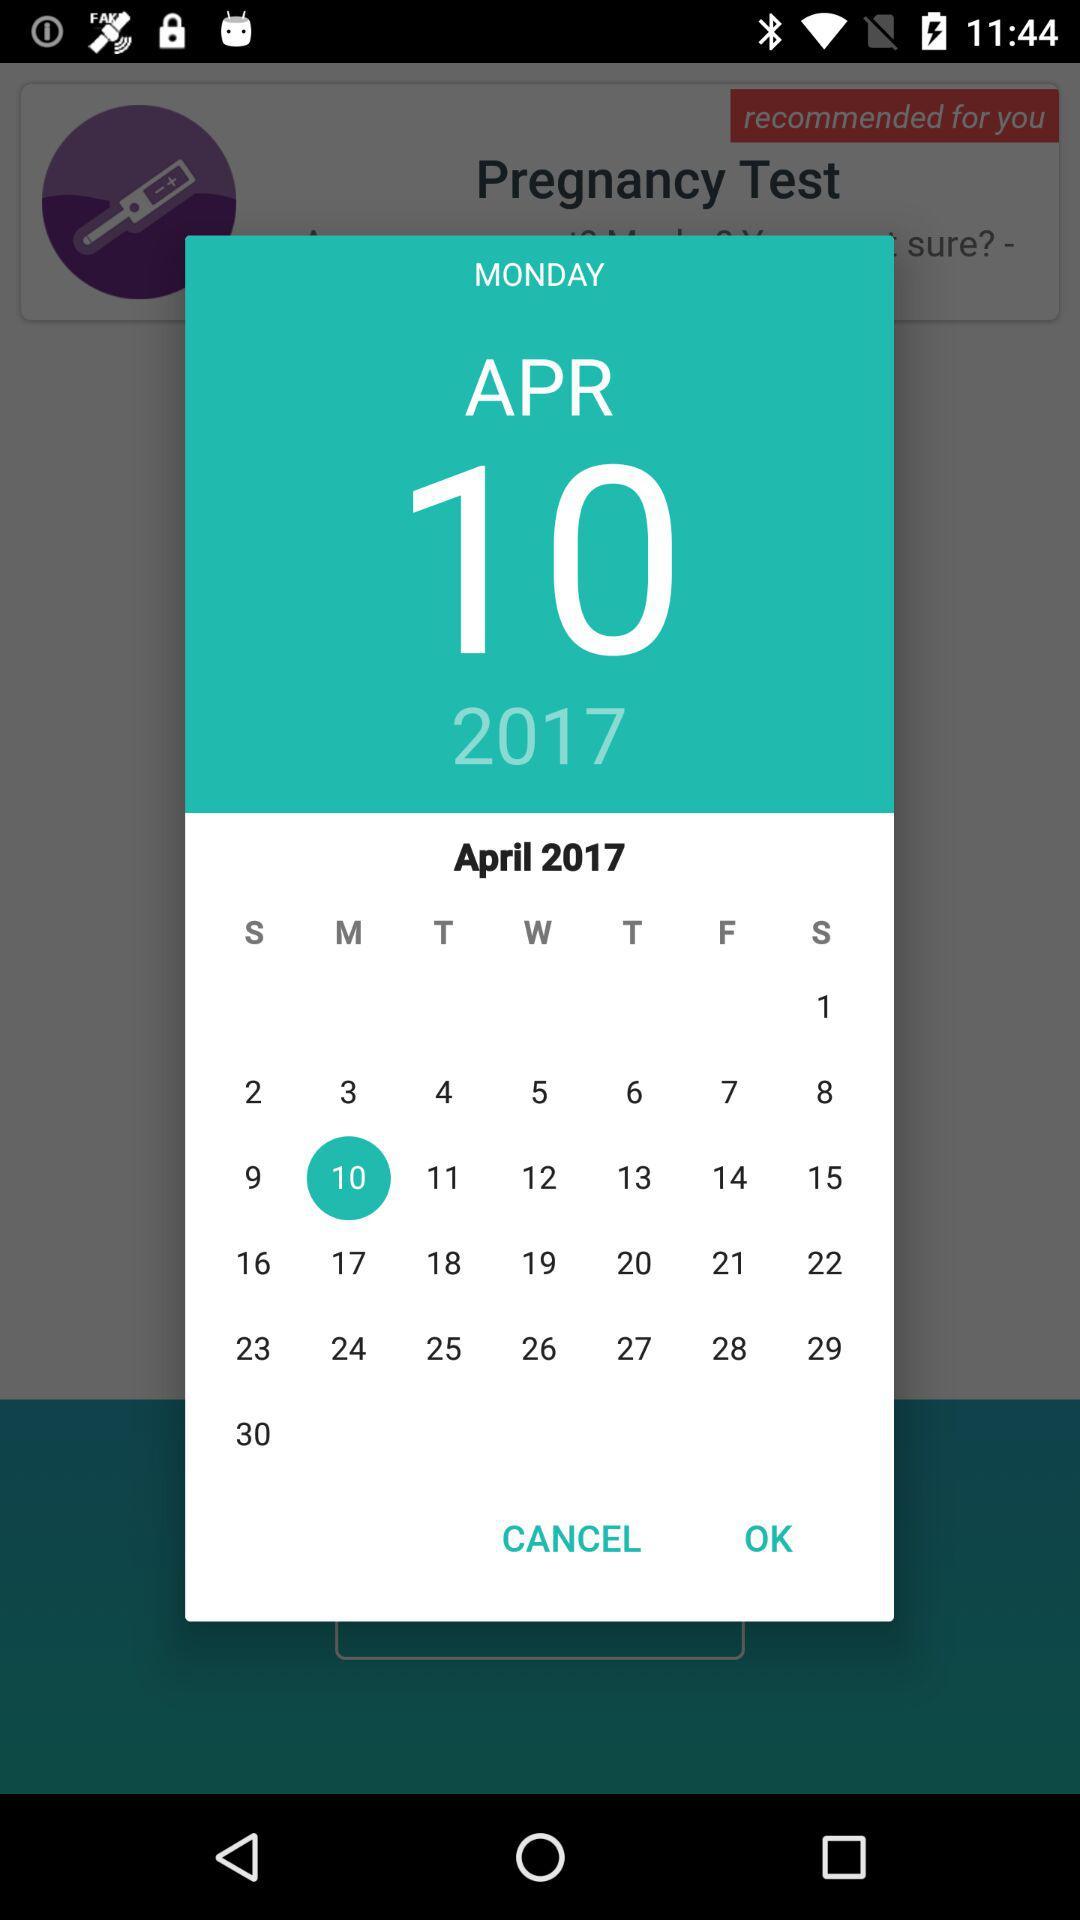 This screenshot has height=1920, width=1080. I want to click on the icon next to the cancel item, so click(766, 1536).